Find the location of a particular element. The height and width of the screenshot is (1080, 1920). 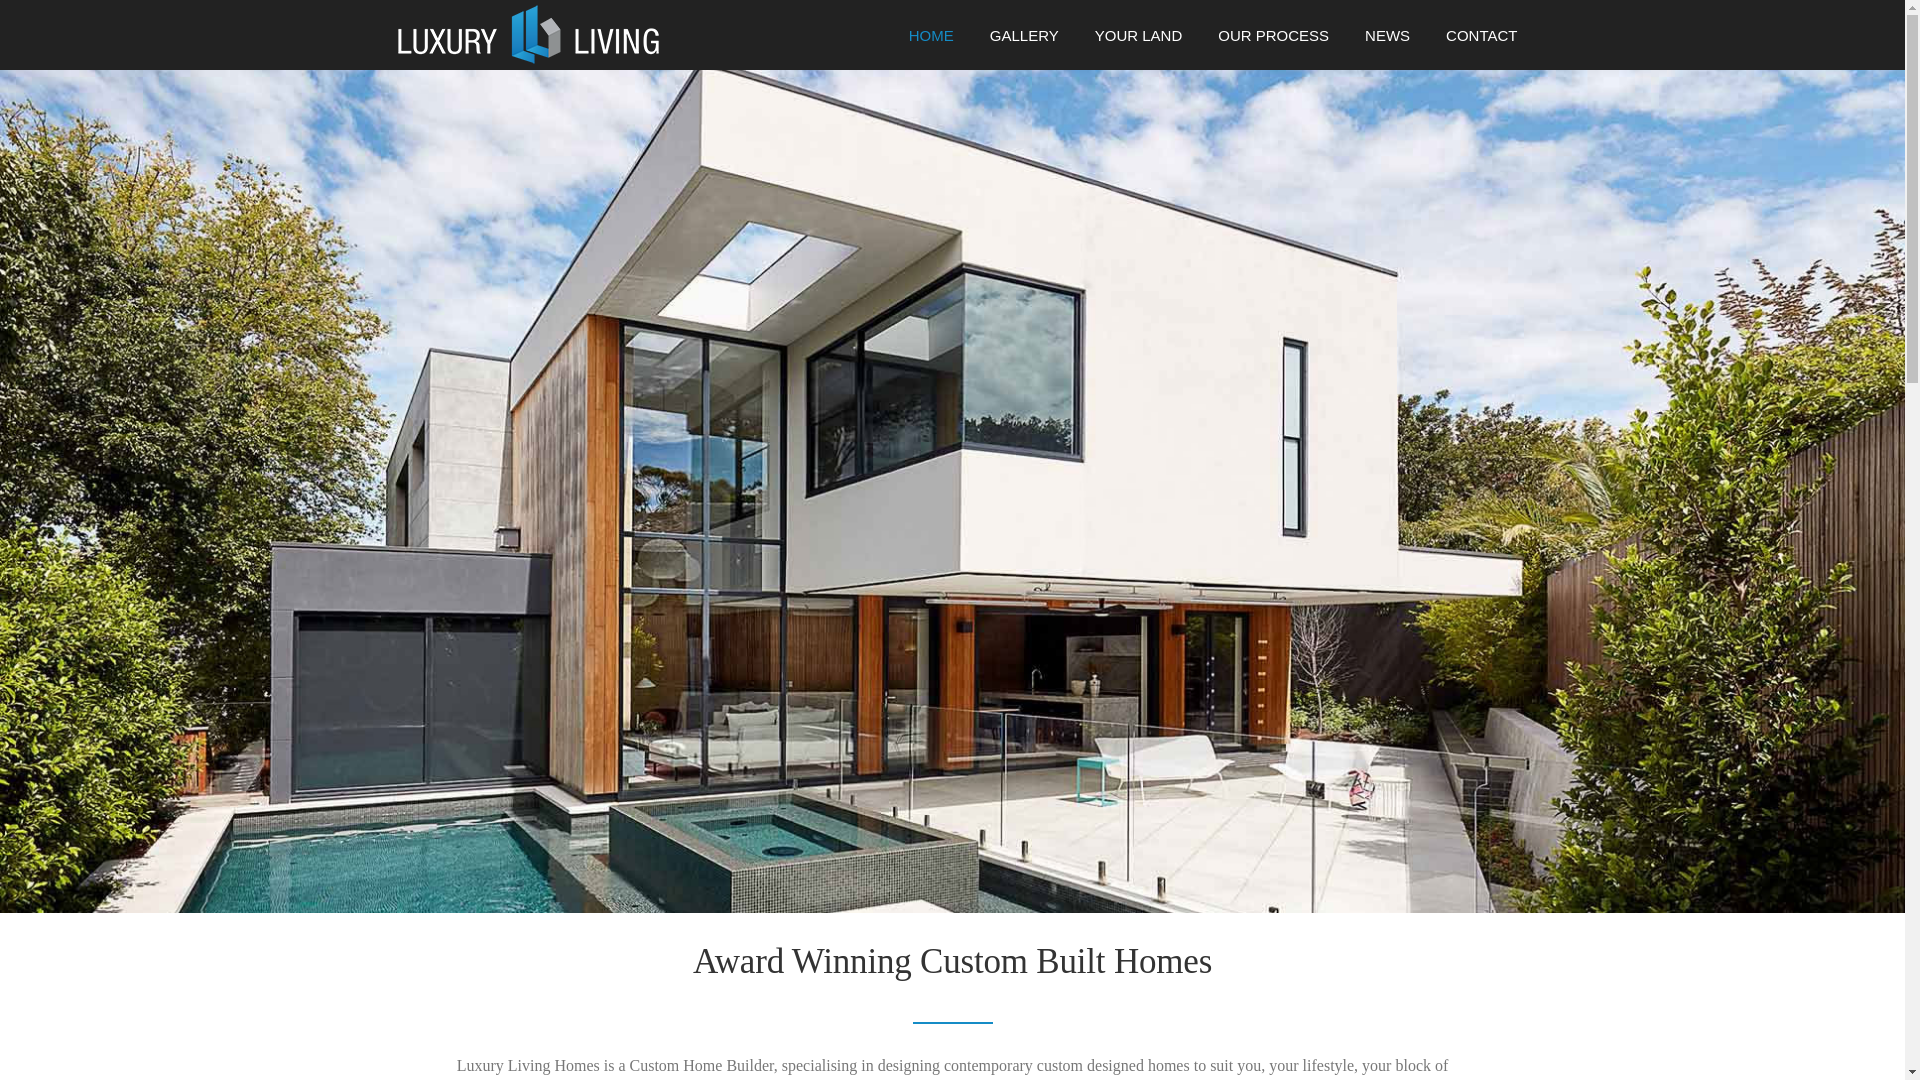

'CONTACT' is located at coordinates (1472, 43).